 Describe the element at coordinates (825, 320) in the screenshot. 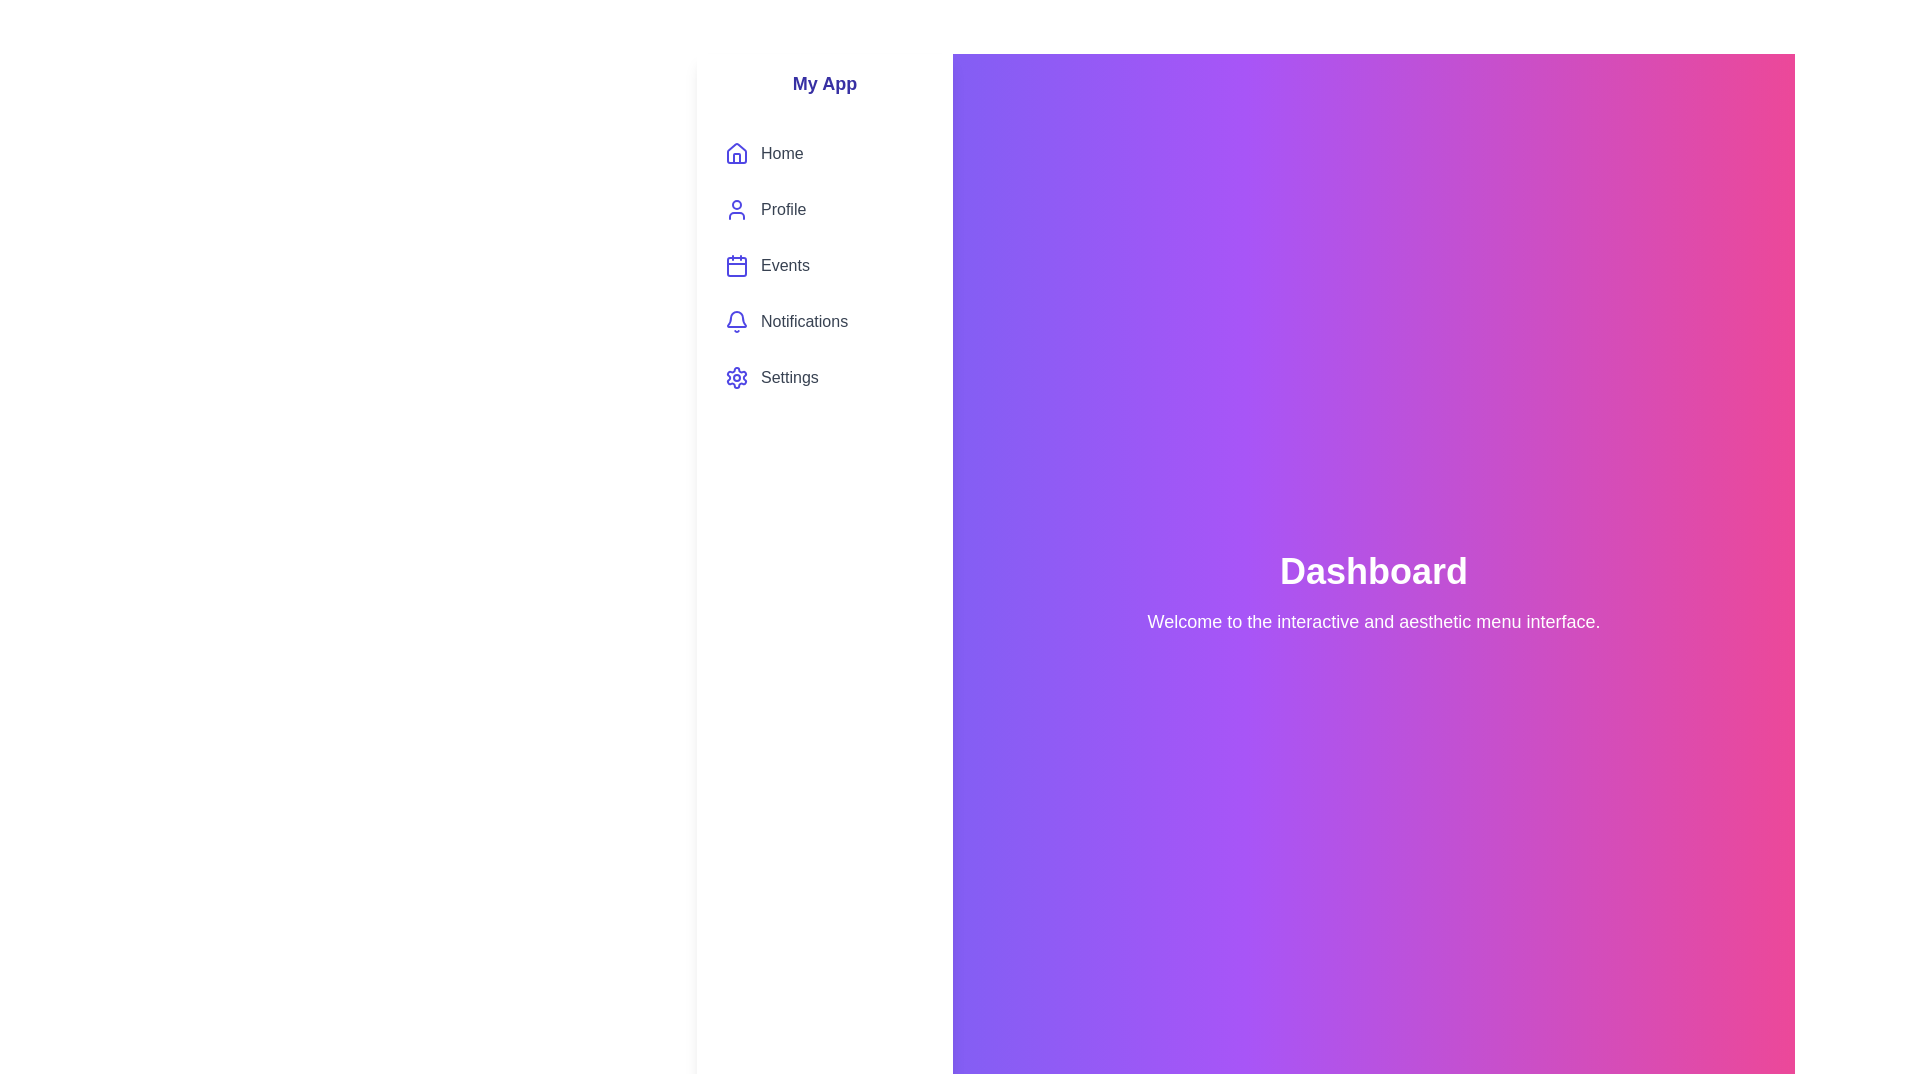

I see `the menu item labeled Notifications to preview its hover state` at that location.